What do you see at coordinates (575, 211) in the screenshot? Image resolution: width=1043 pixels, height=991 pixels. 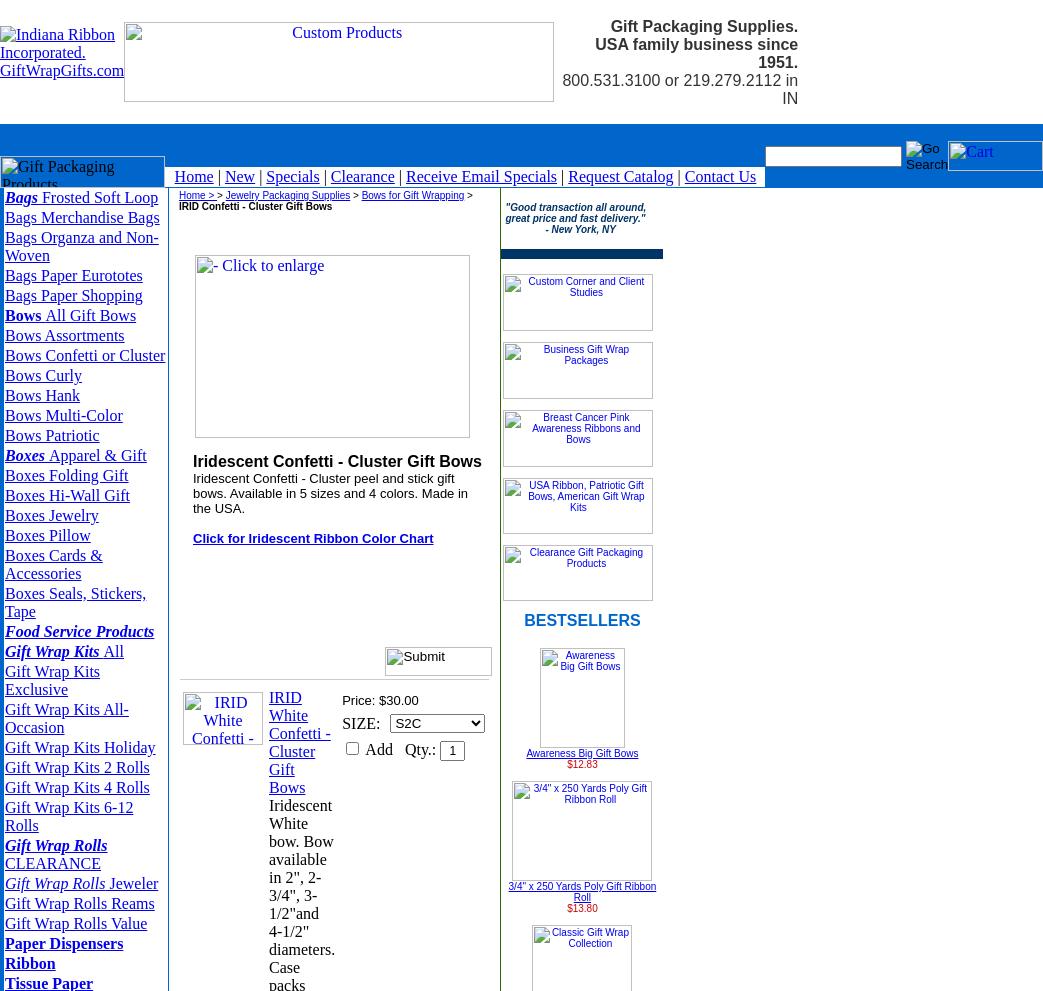 I see `'"Good transaction all around, great price and fast delivery."'` at bounding box center [575, 211].